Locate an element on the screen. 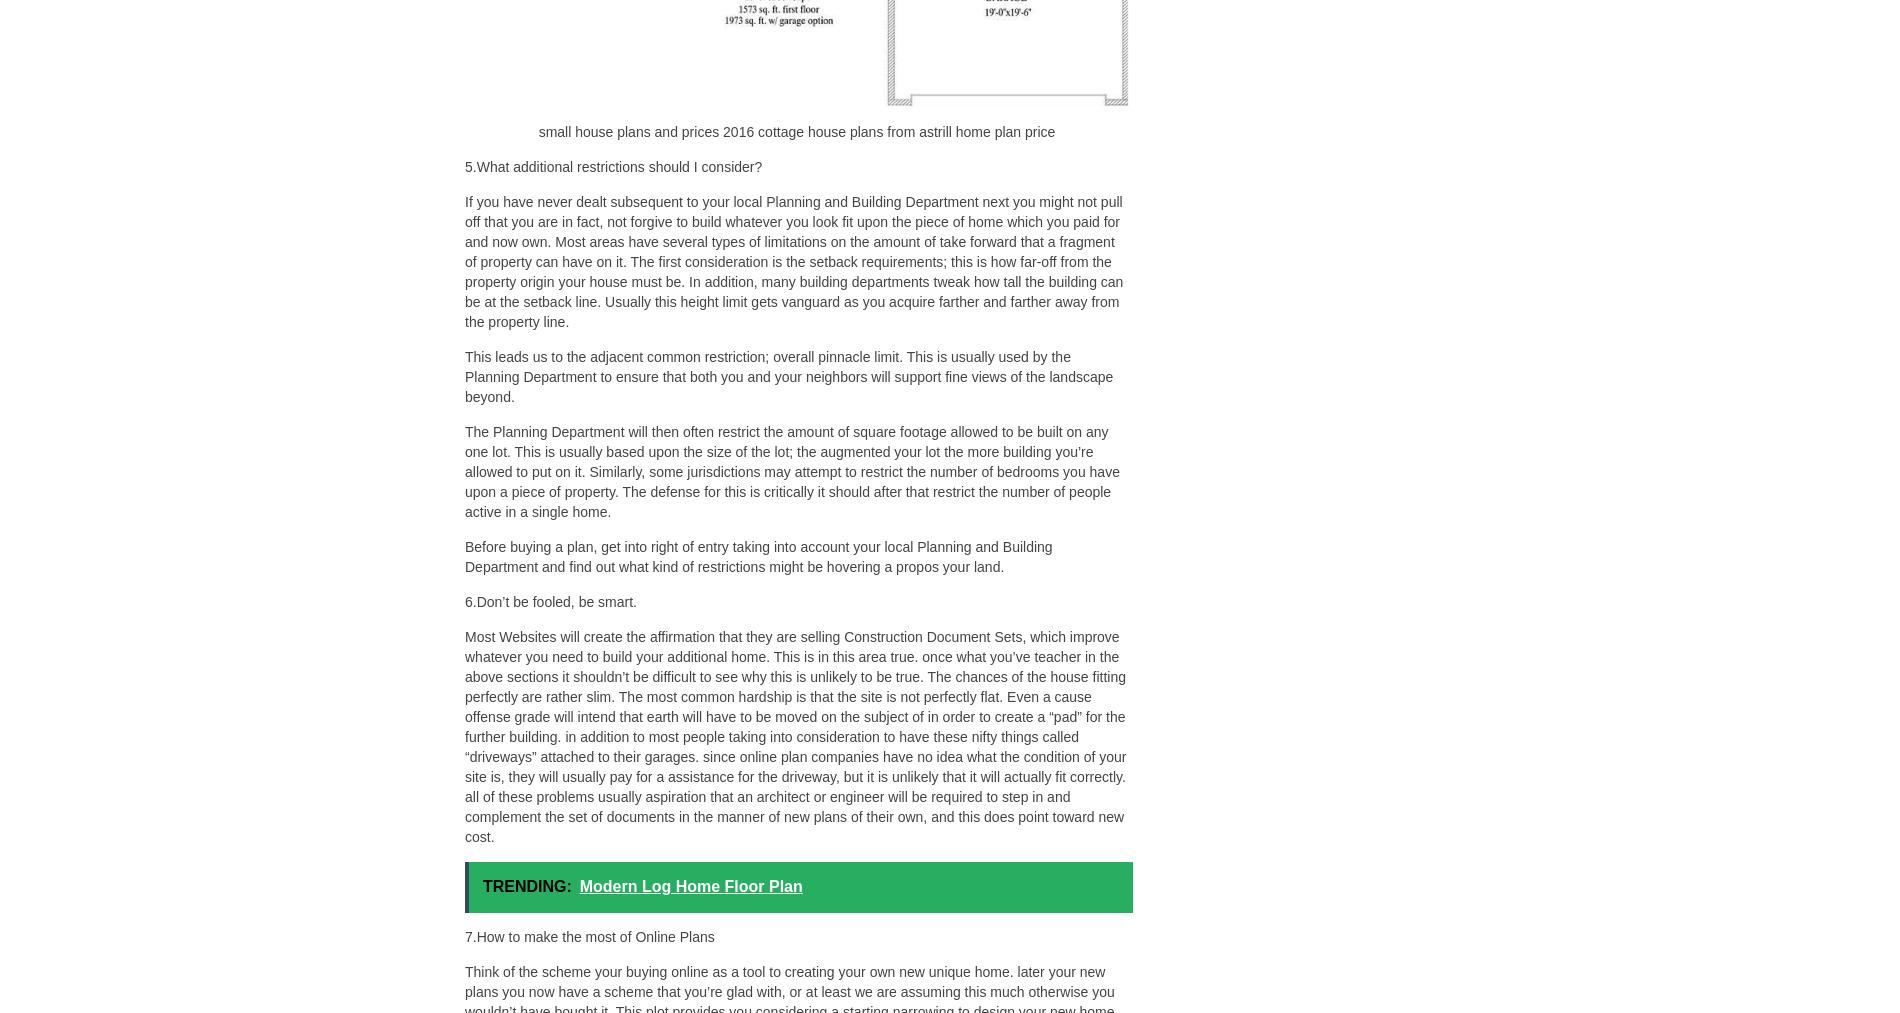 This screenshot has height=1013, width=1900. 'Modern Log Home Floor Plan' is located at coordinates (690, 885).